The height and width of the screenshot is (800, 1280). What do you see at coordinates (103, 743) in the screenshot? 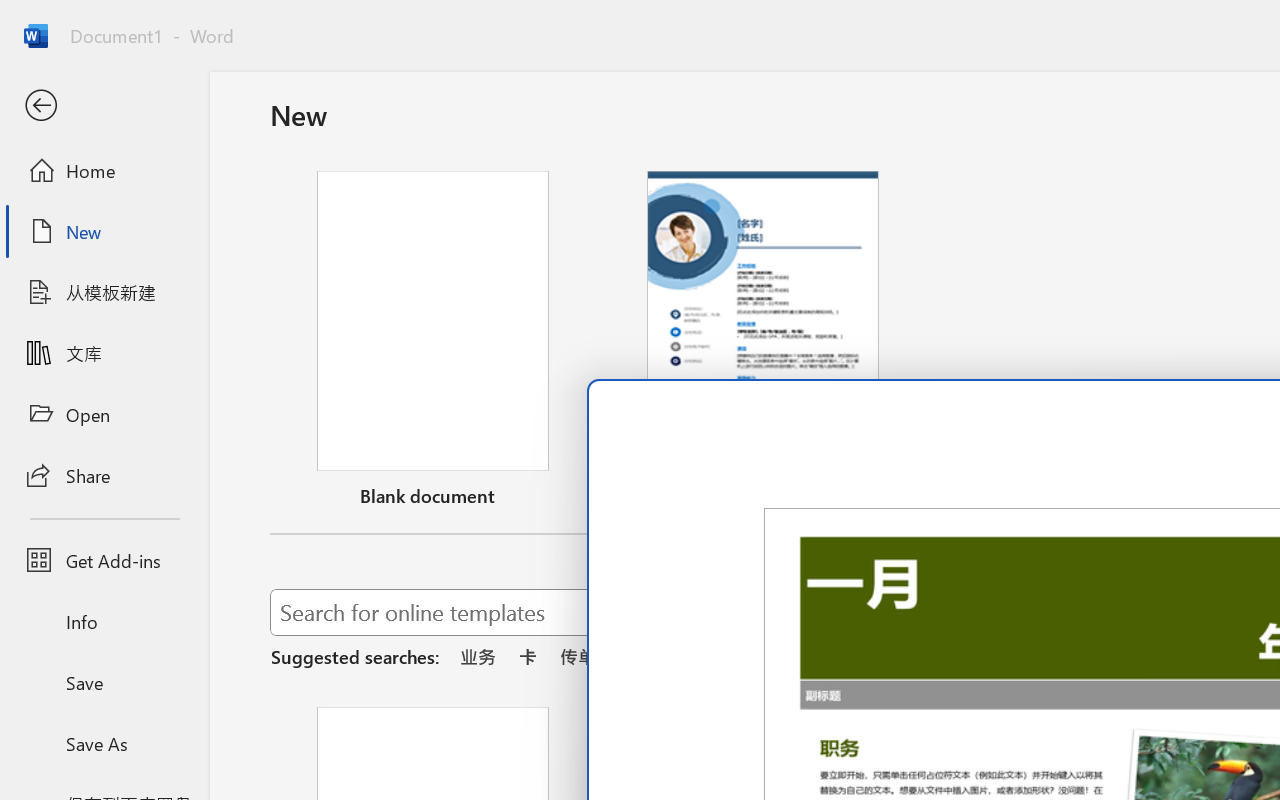
I see `'Save As'` at bounding box center [103, 743].